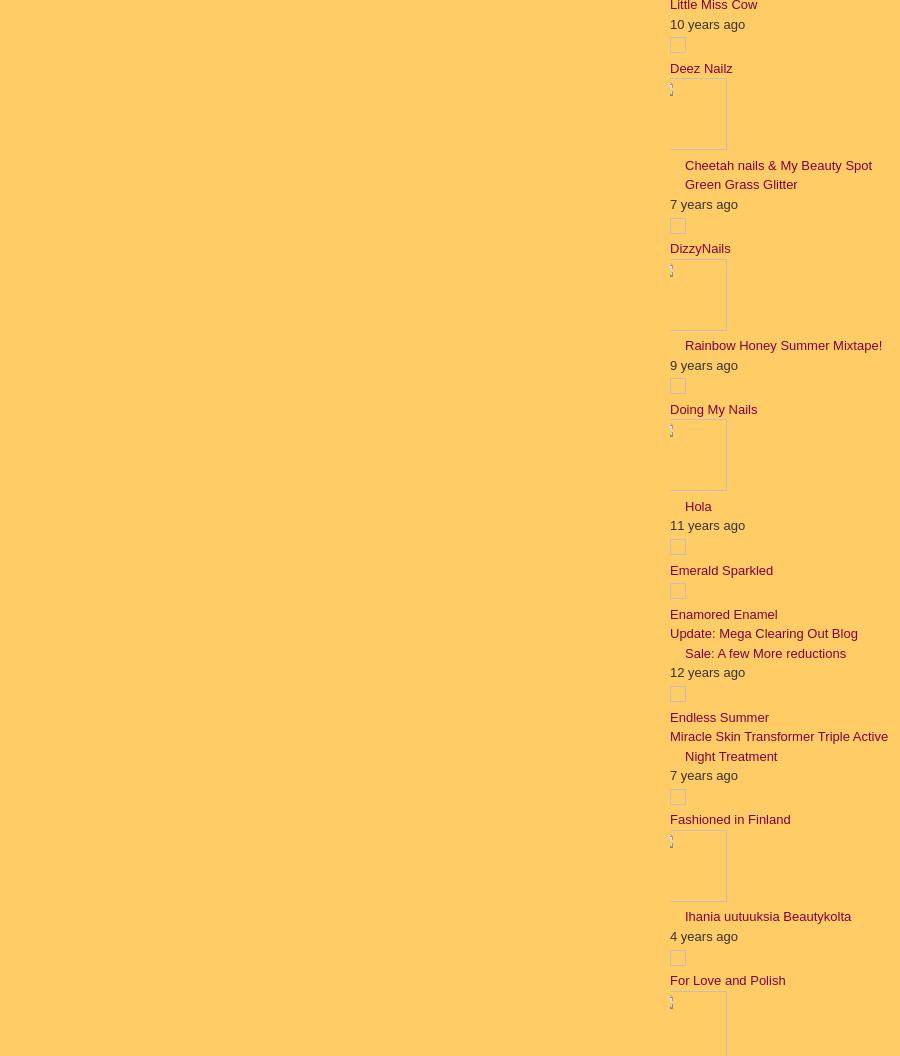  I want to click on 'Enamored Enamel', so click(722, 612).